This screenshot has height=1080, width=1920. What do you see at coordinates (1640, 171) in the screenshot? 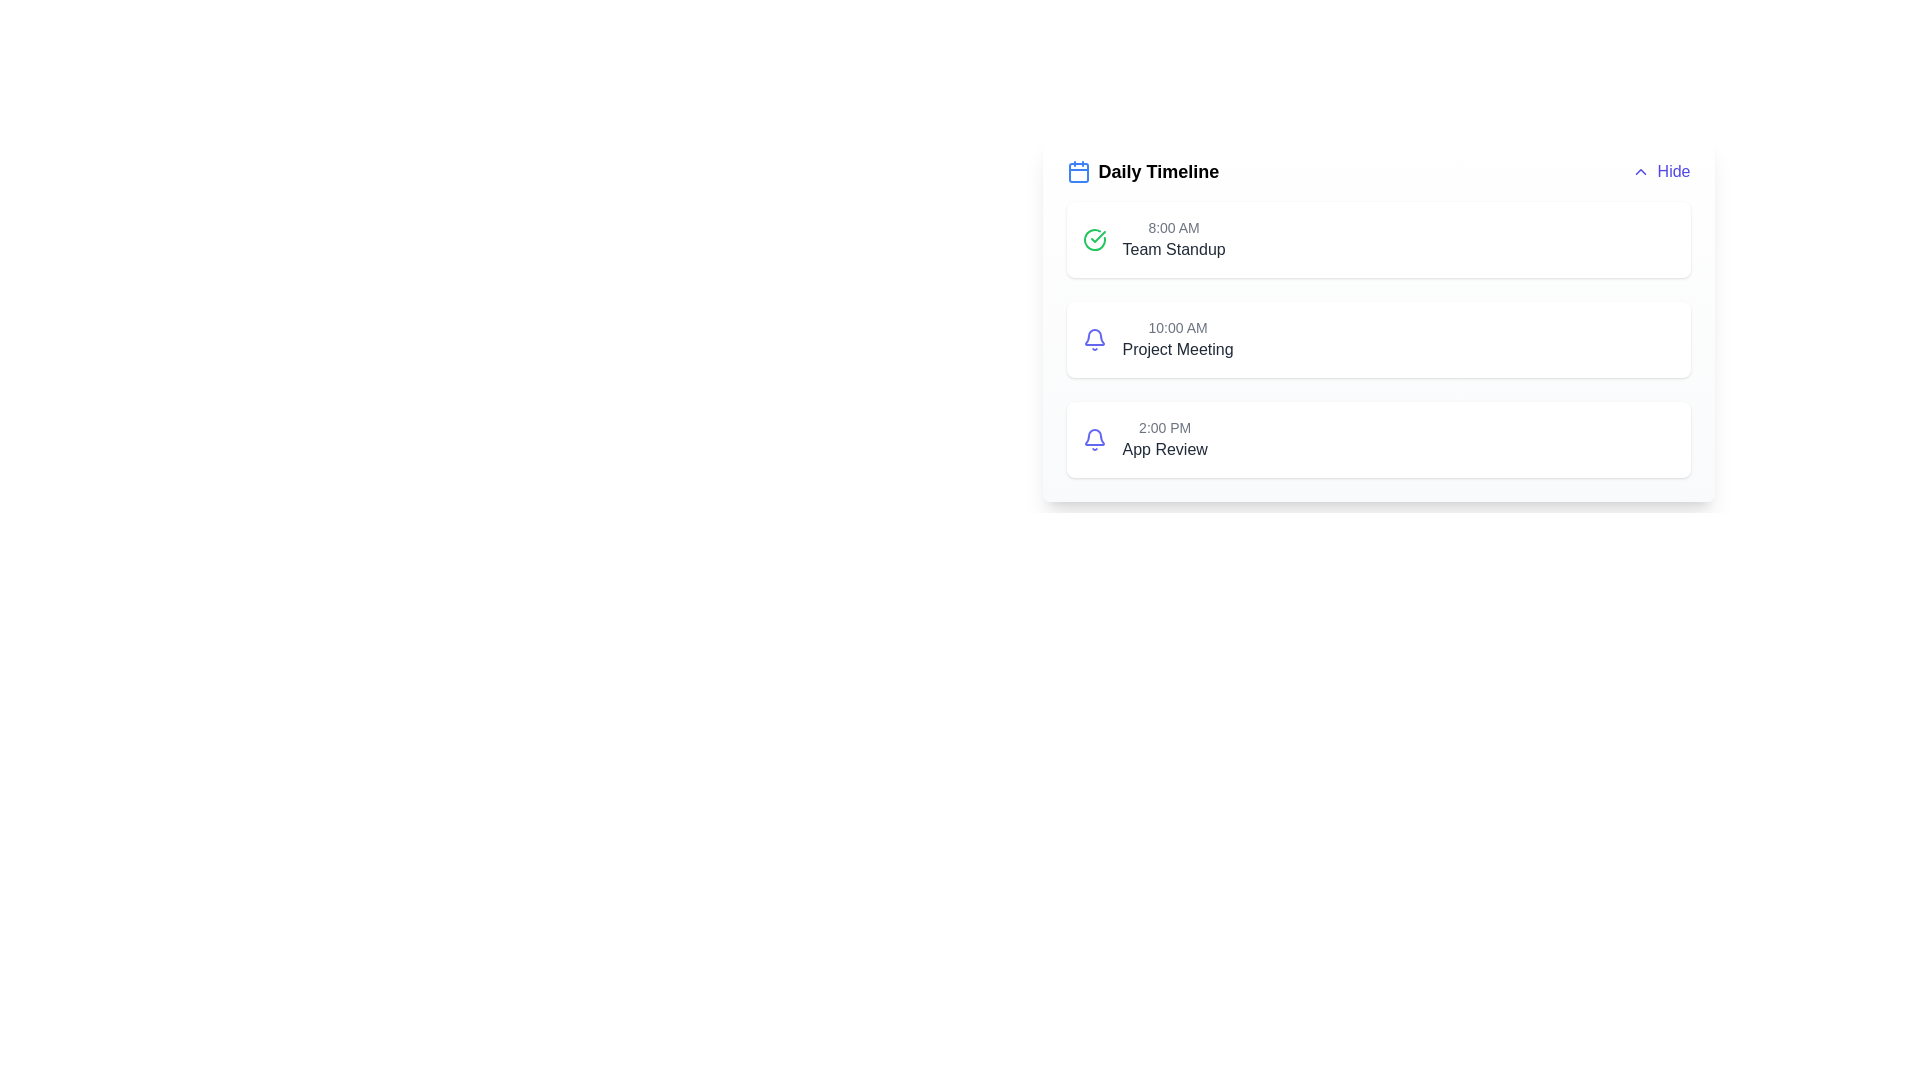
I see `the upward-pointing chevron SVG icon located to the left of the 'Hide' text in the top-right corner of the interface` at bounding box center [1640, 171].